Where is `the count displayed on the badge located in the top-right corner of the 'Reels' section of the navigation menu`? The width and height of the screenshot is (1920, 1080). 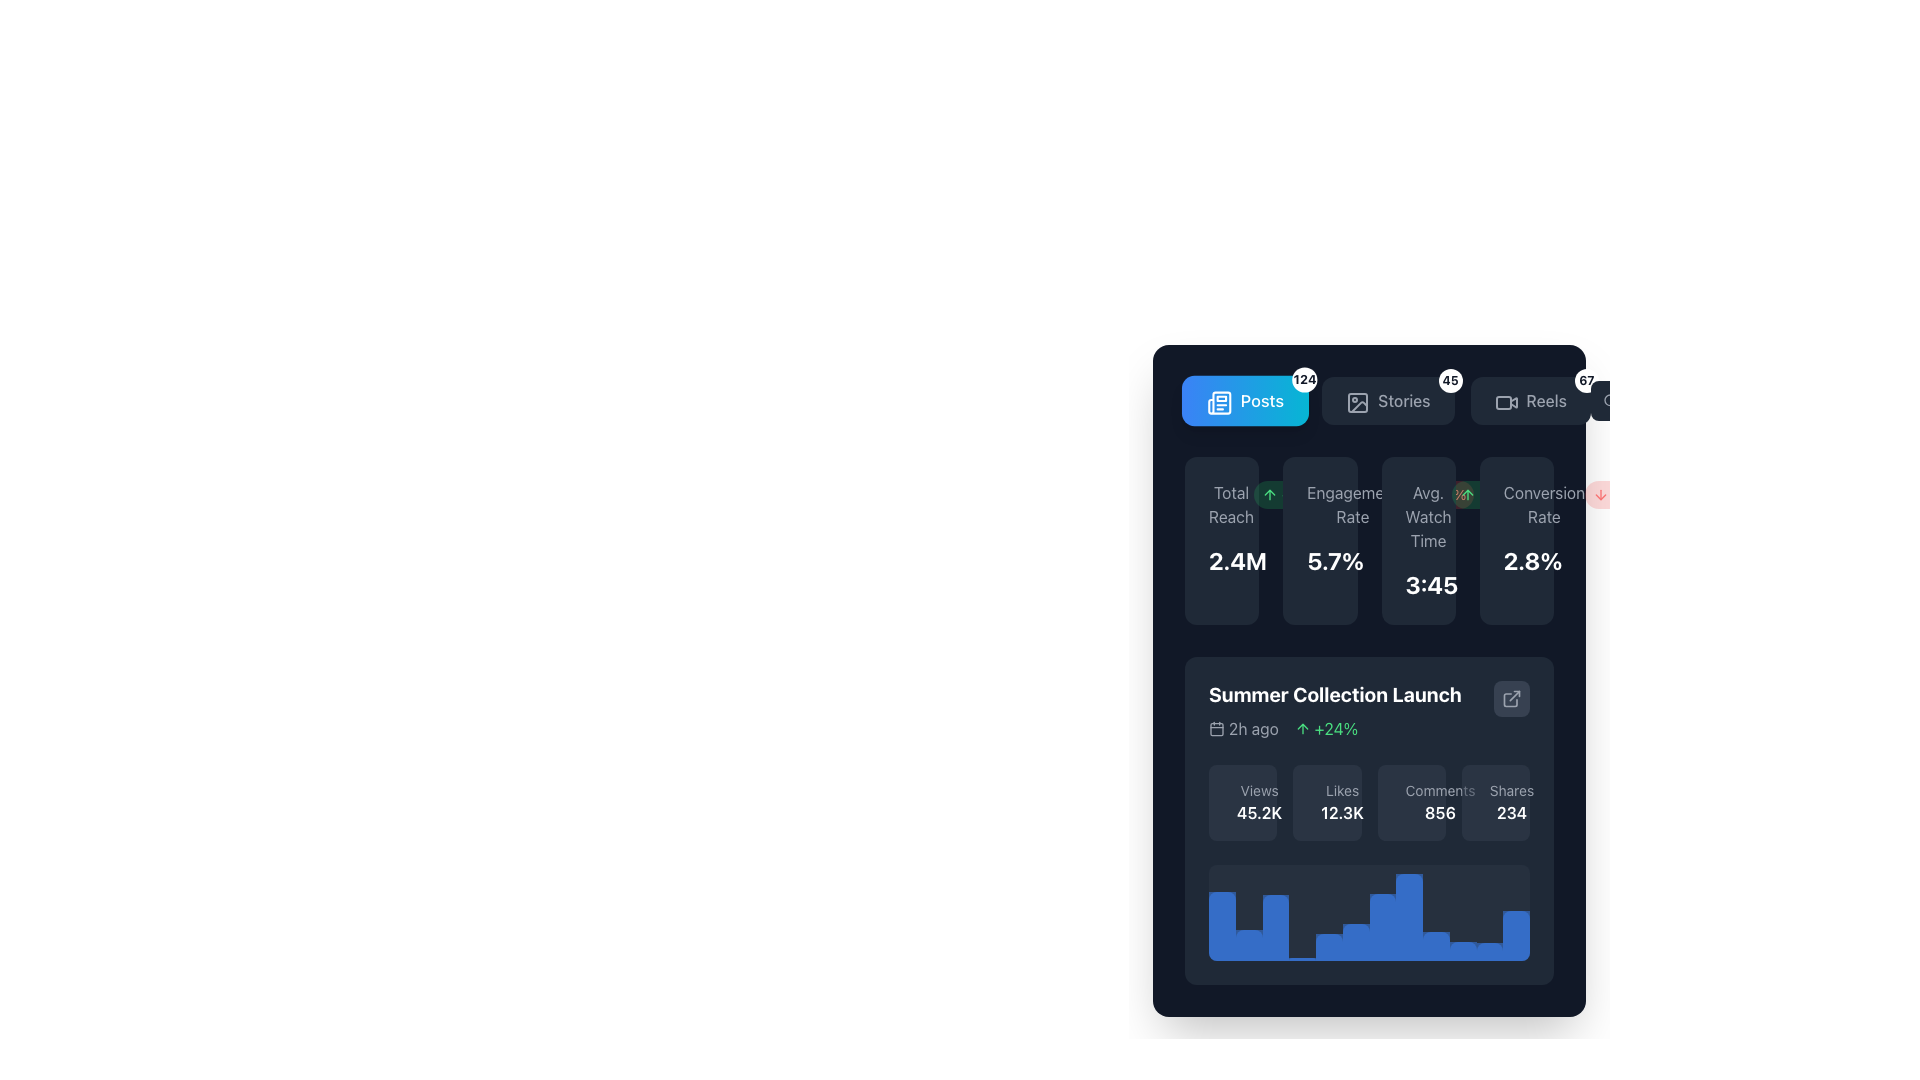
the count displayed on the badge located in the top-right corner of the 'Reels' section of the navigation menu is located at coordinates (1585, 381).